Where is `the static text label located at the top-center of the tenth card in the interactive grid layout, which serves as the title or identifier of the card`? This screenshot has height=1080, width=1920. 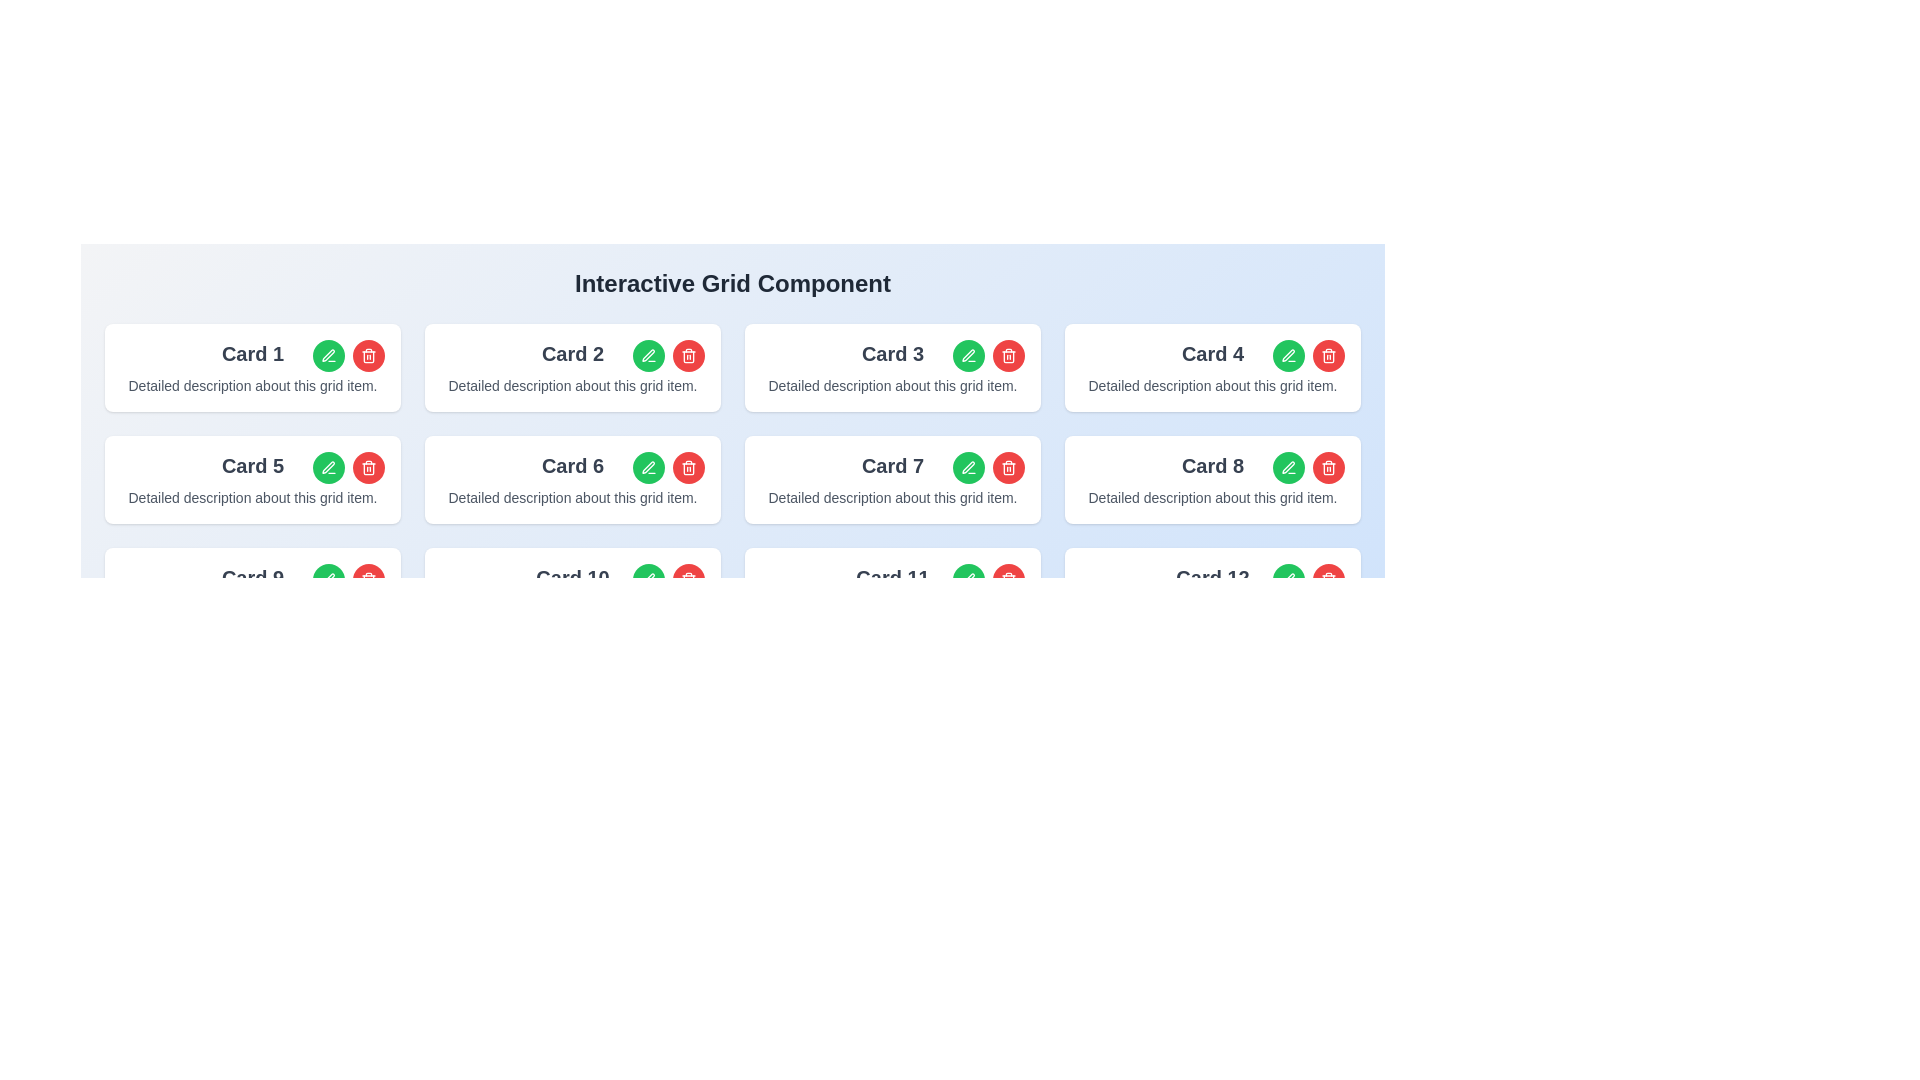
the static text label located at the top-center of the tenth card in the interactive grid layout, which serves as the title or identifier of the card is located at coordinates (571, 578).